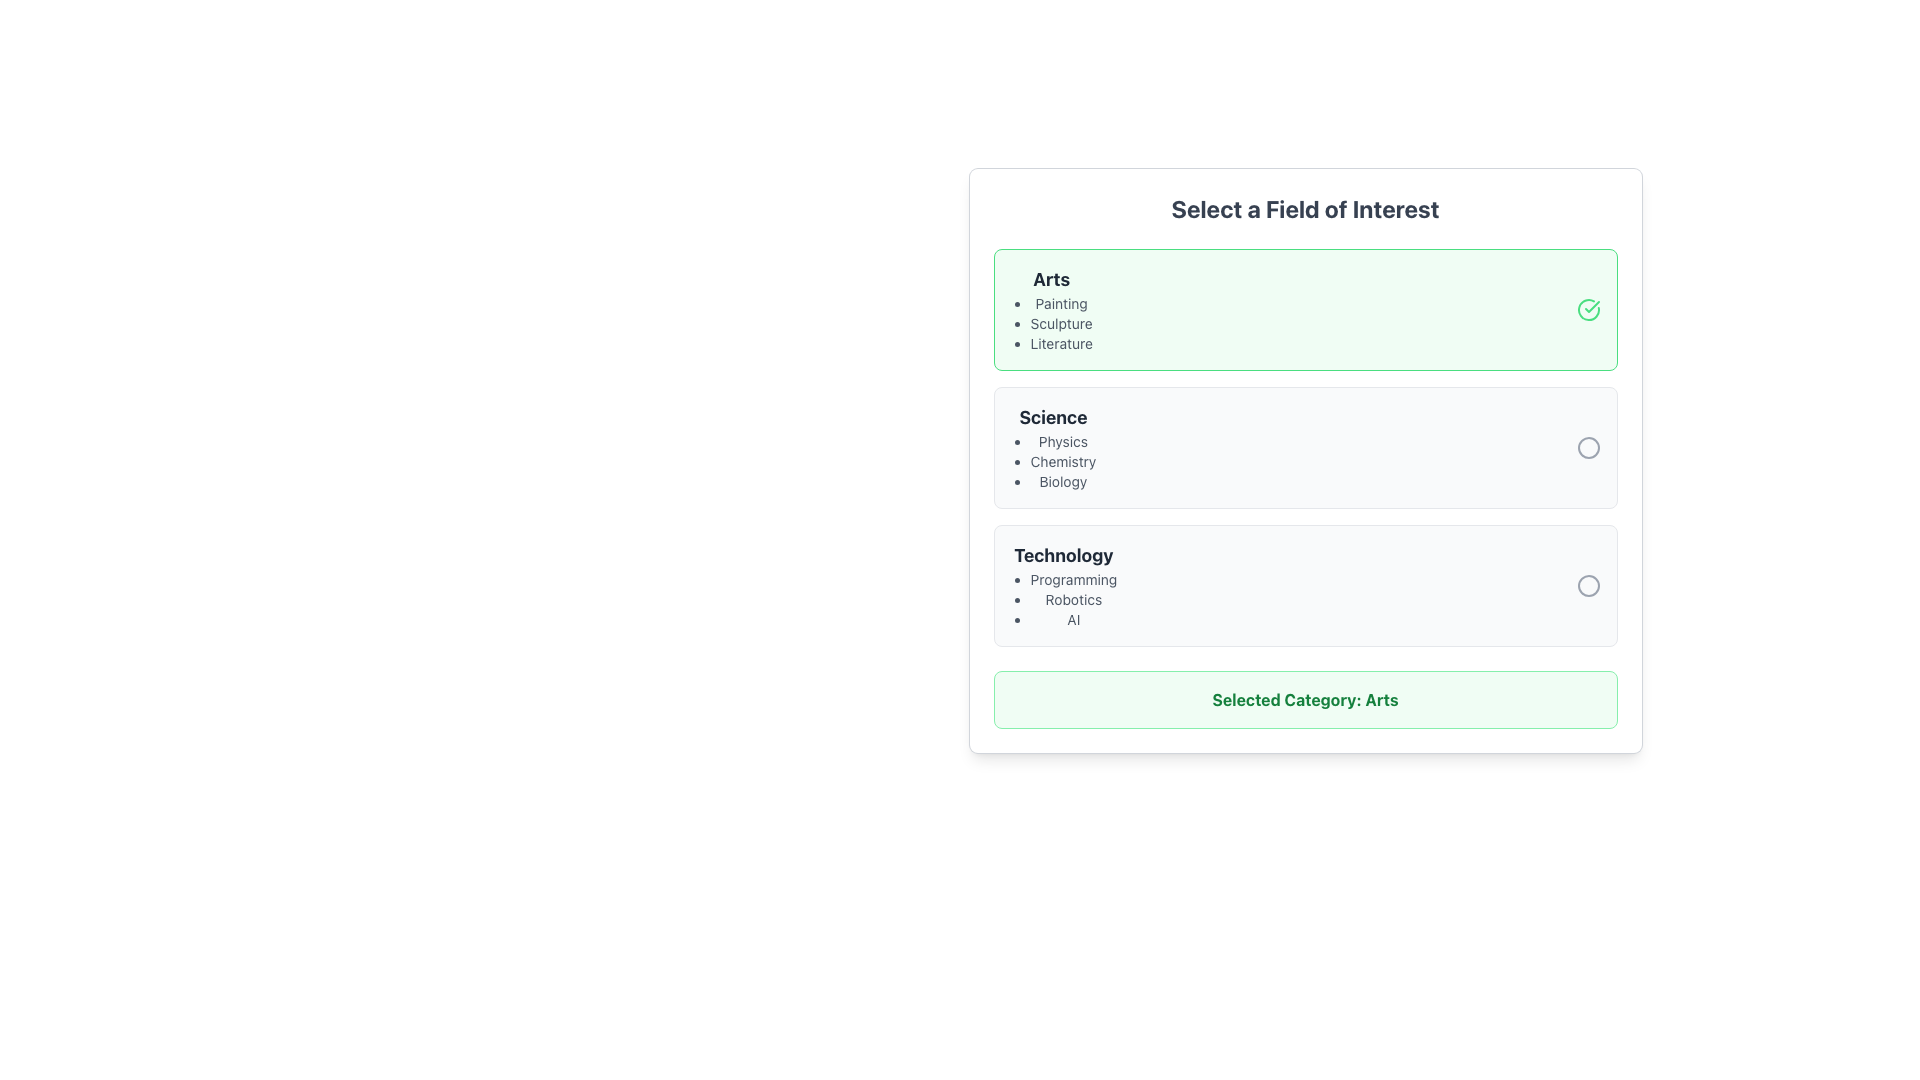  Describe the element at coordinates (1305, 446) in the screenshot. I see `the selectable list item labeled 'Science', which is the second item in a vertical stack, positioned between 'Arts' and 'Technology'` at that location.